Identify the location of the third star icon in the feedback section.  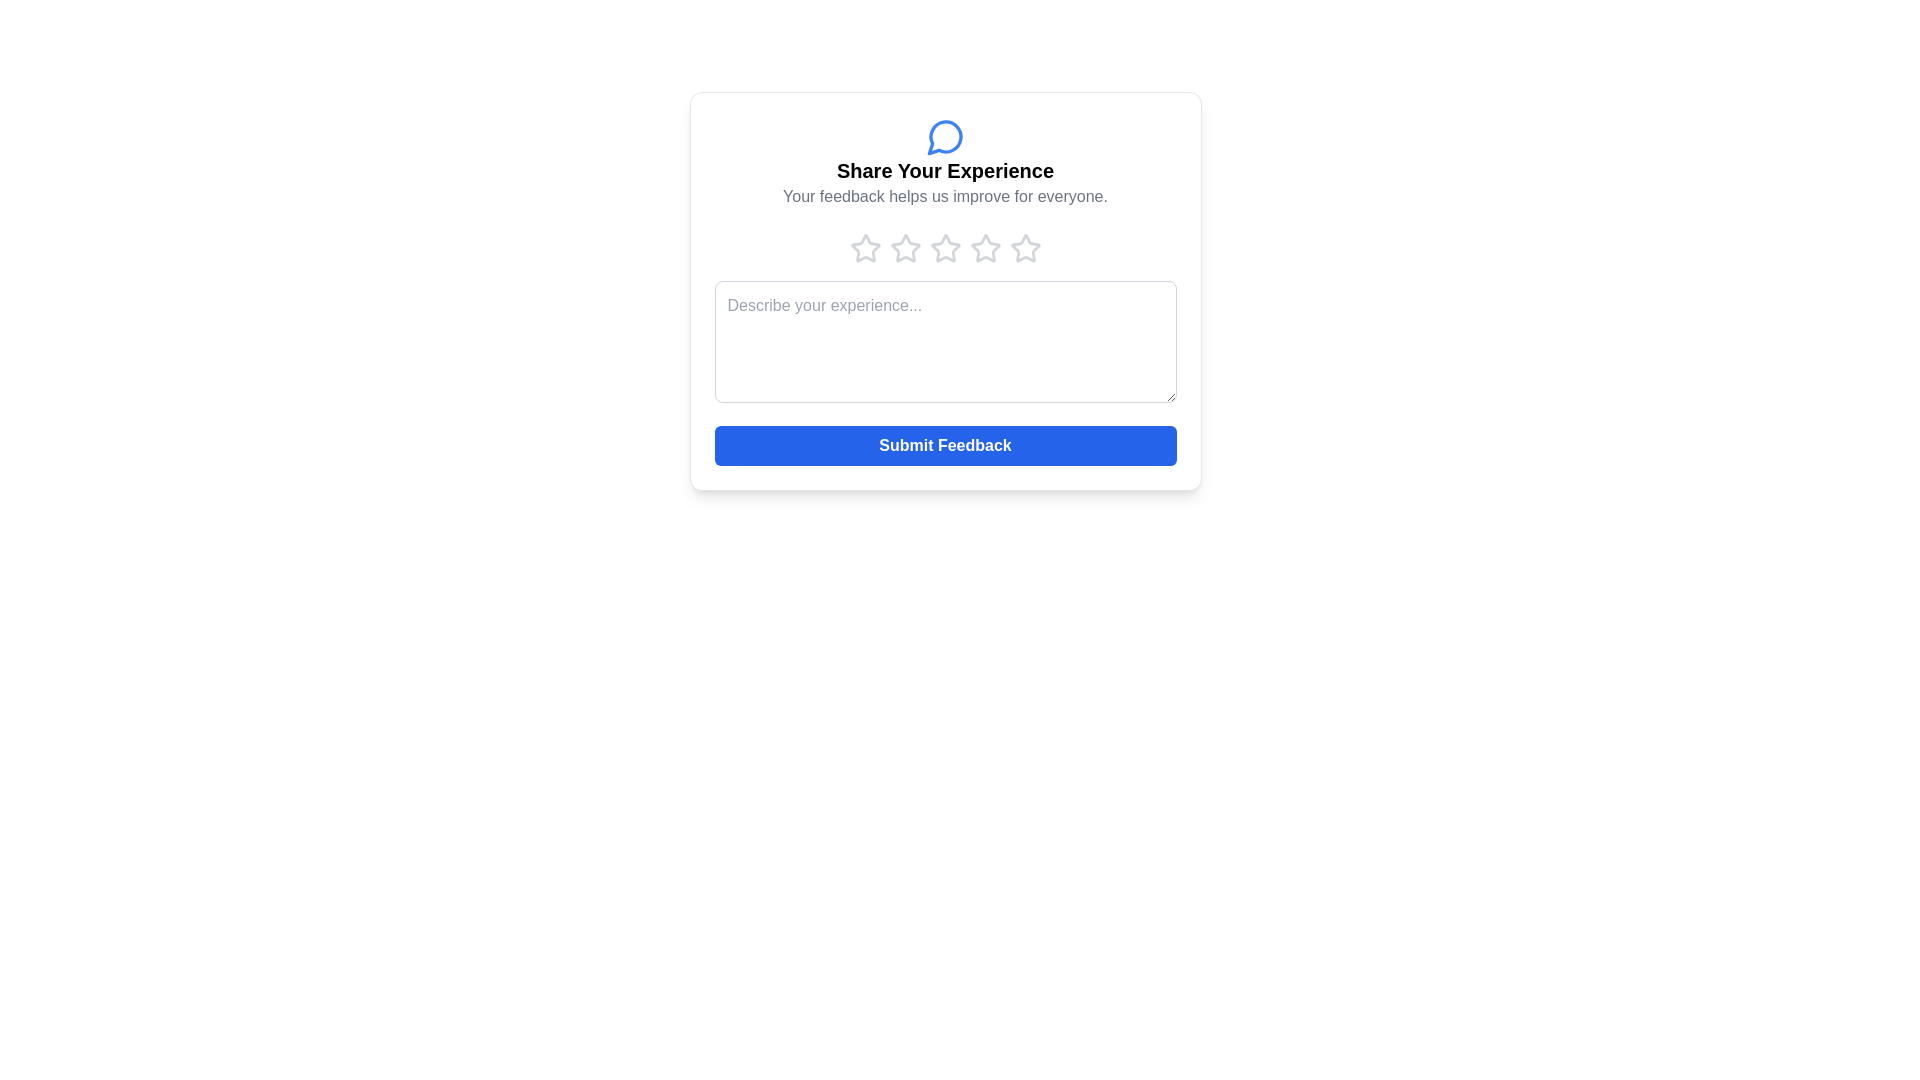
(985, 247).